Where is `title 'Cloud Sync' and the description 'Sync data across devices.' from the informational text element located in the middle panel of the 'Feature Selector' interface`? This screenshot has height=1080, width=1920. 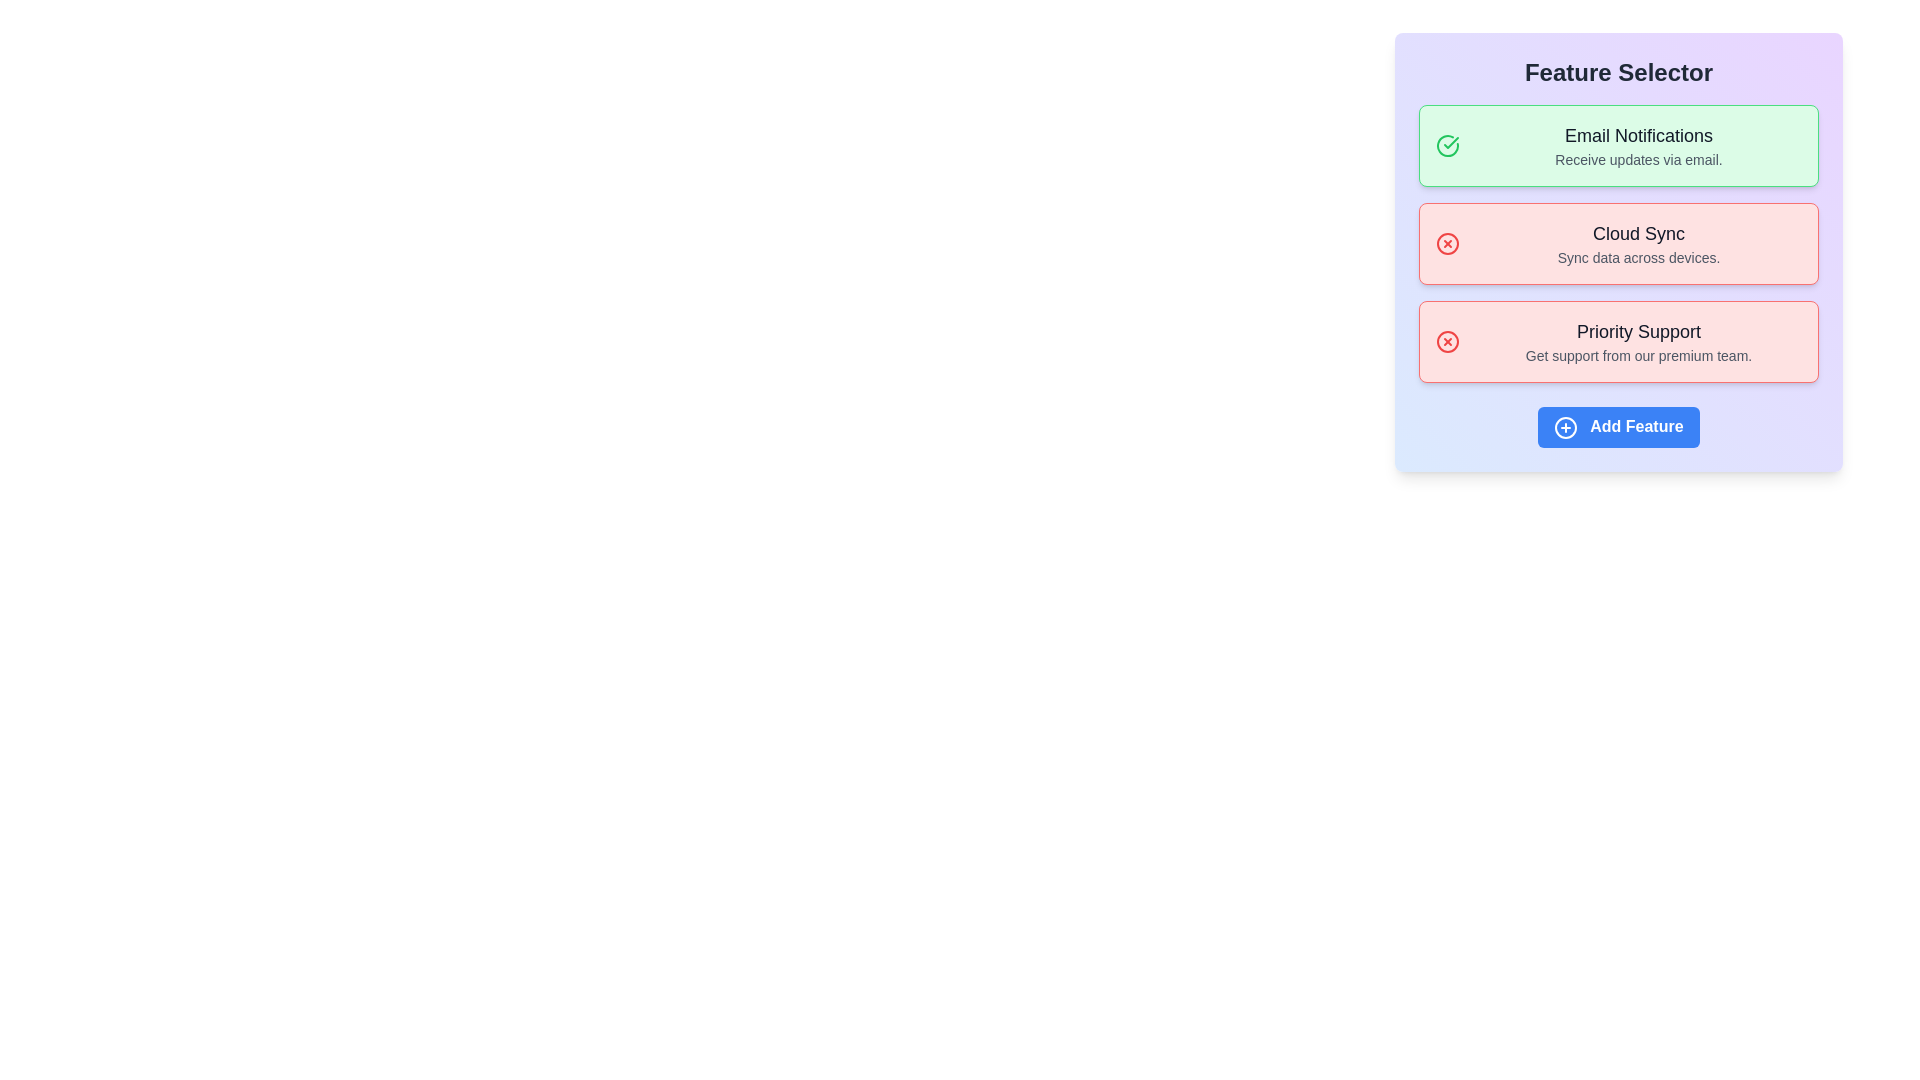
title 'Cloud Sync' and the description 'Sync data across devices.' from the informational text element located in the middle panel of the 'Feature Selector' interface is located at coordinates (1638, 242).